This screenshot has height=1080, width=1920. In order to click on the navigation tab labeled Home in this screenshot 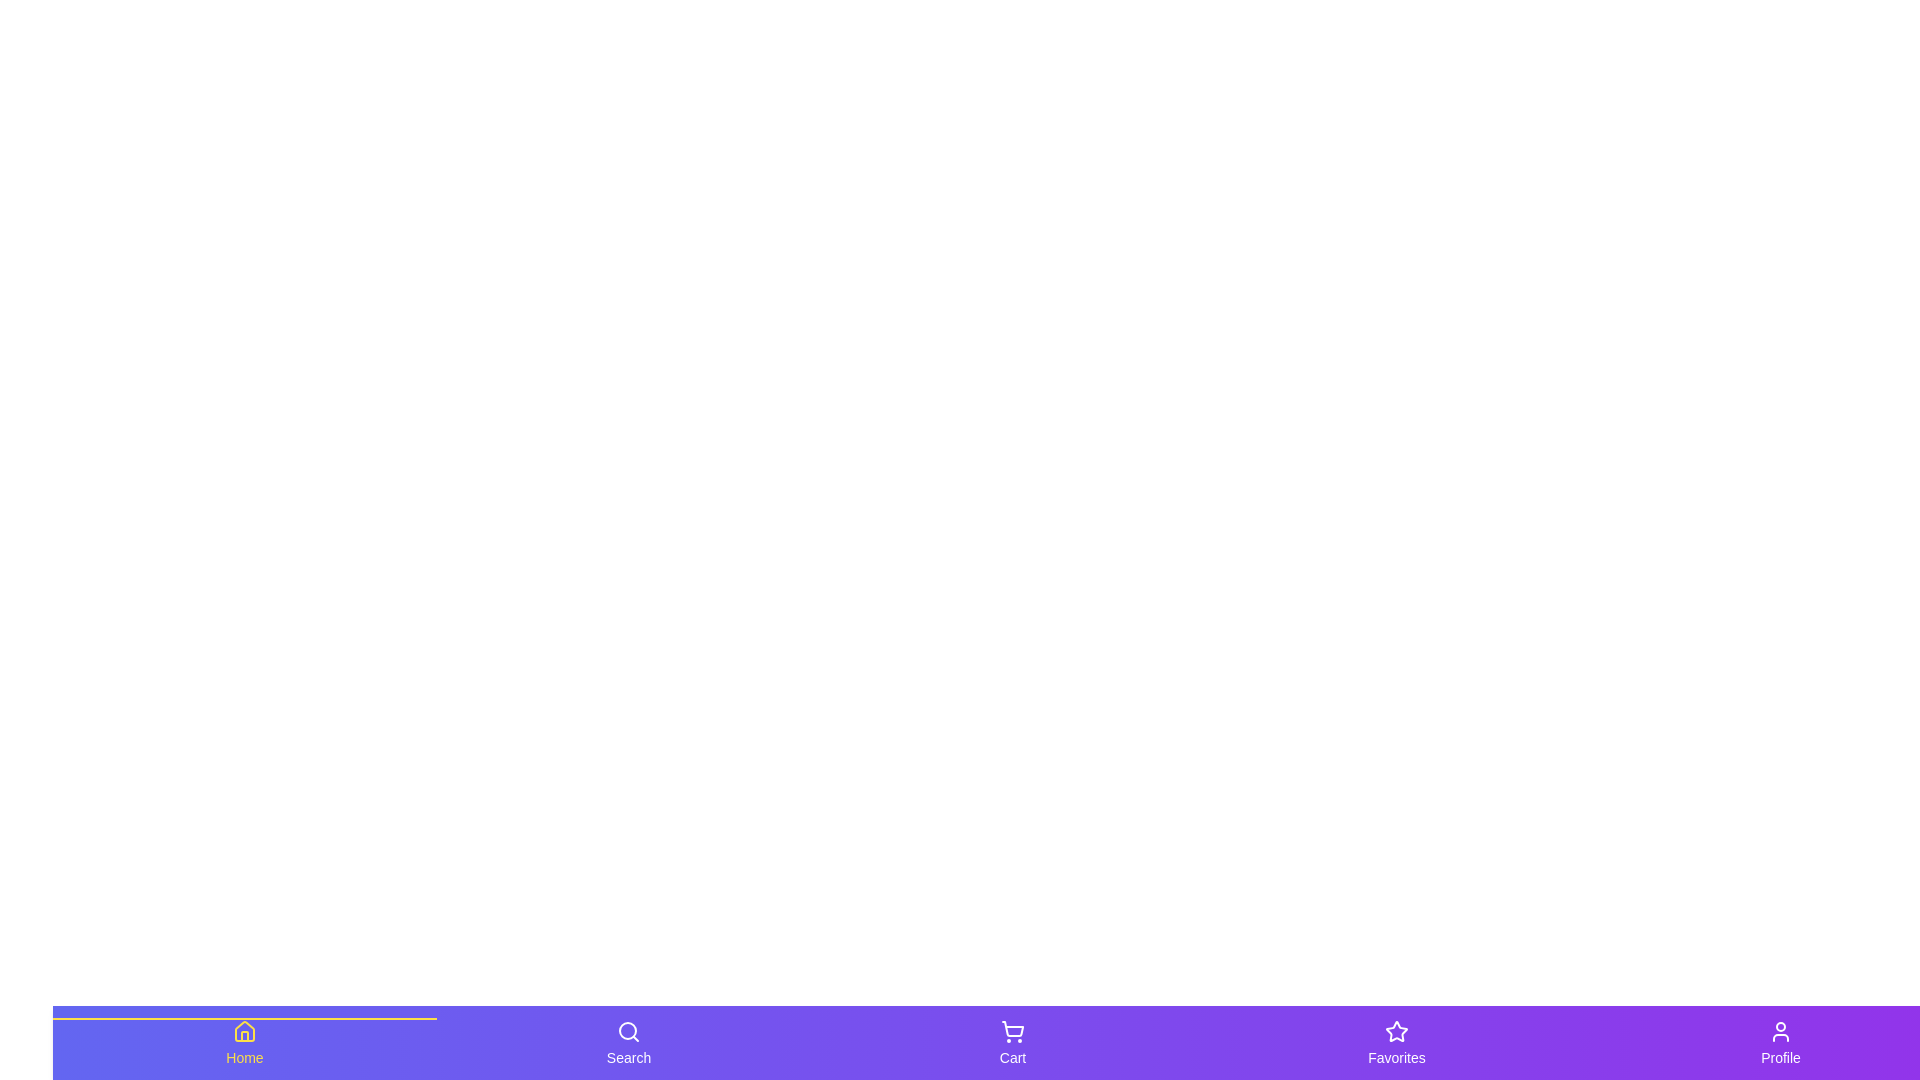, I will do `click(243, 1041)`.